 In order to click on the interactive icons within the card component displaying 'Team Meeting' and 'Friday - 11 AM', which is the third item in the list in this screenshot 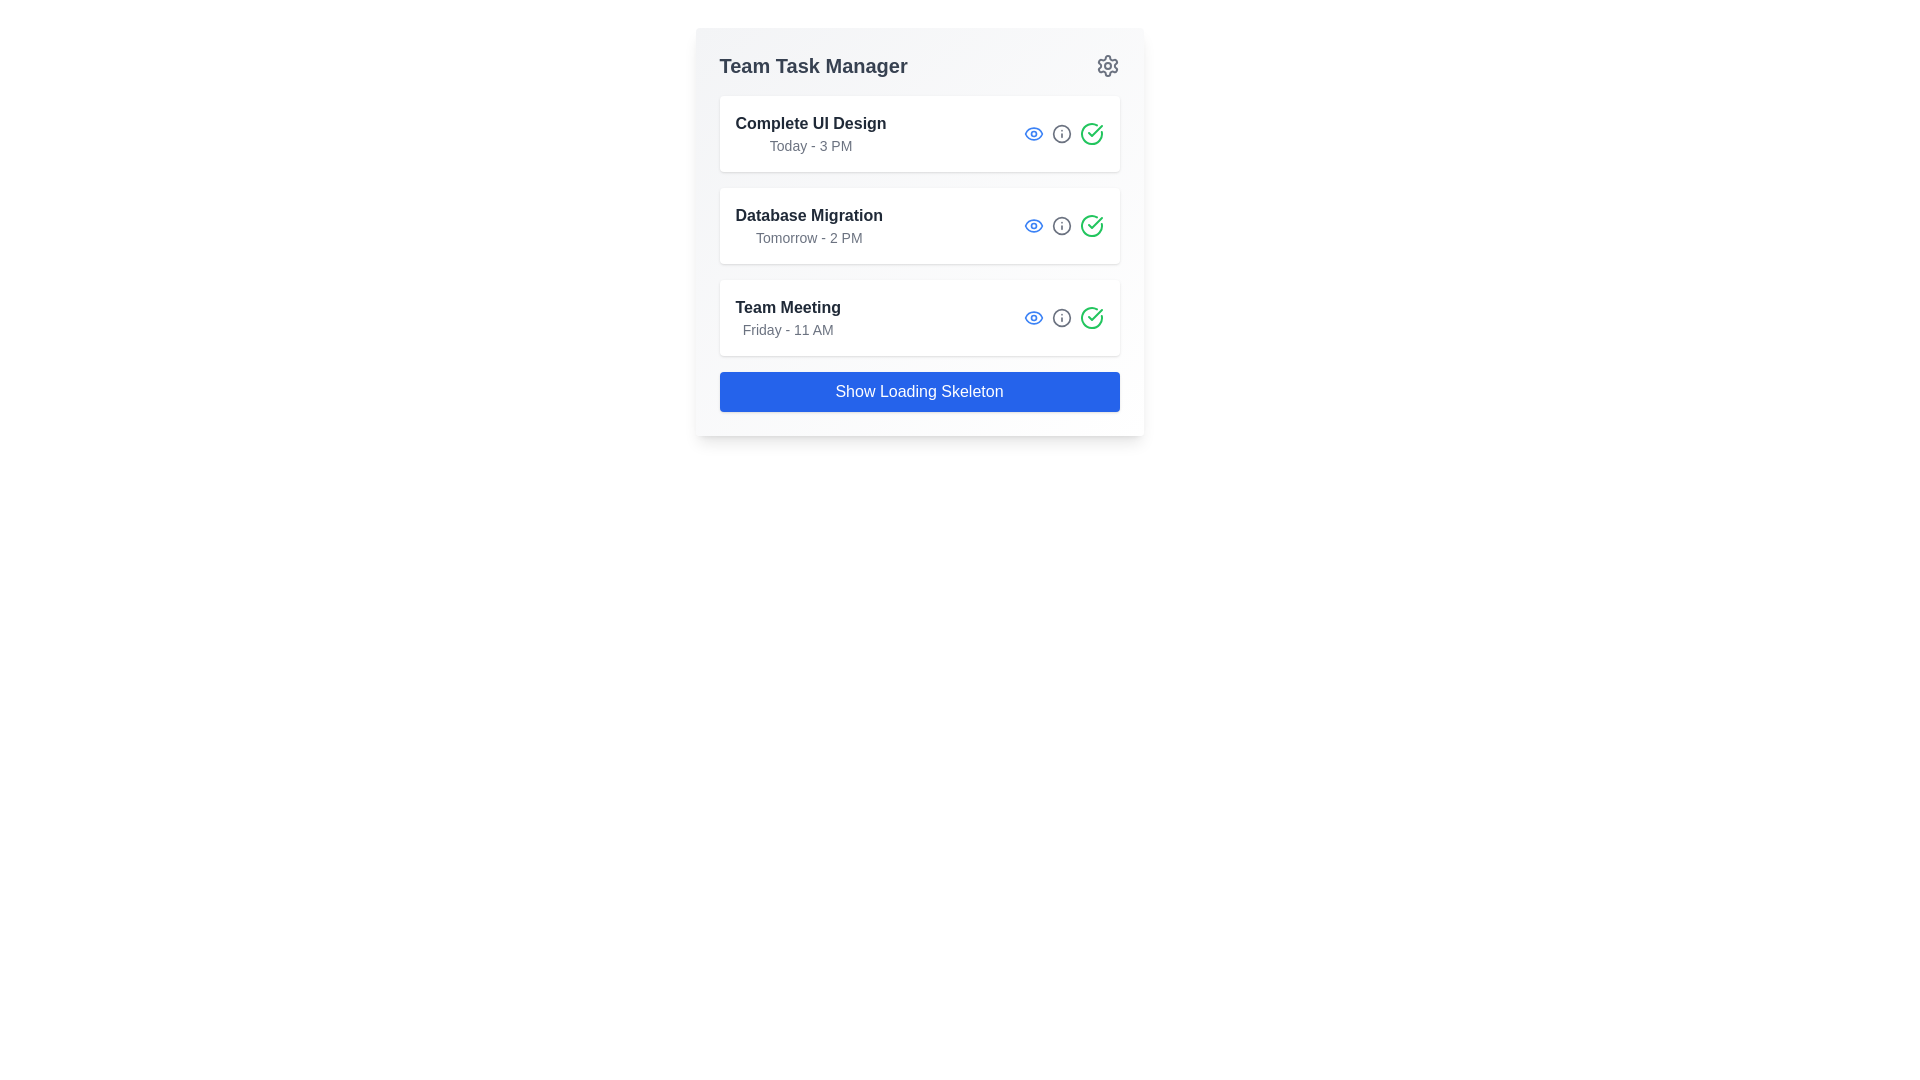, I will do `click(918, 316)`.